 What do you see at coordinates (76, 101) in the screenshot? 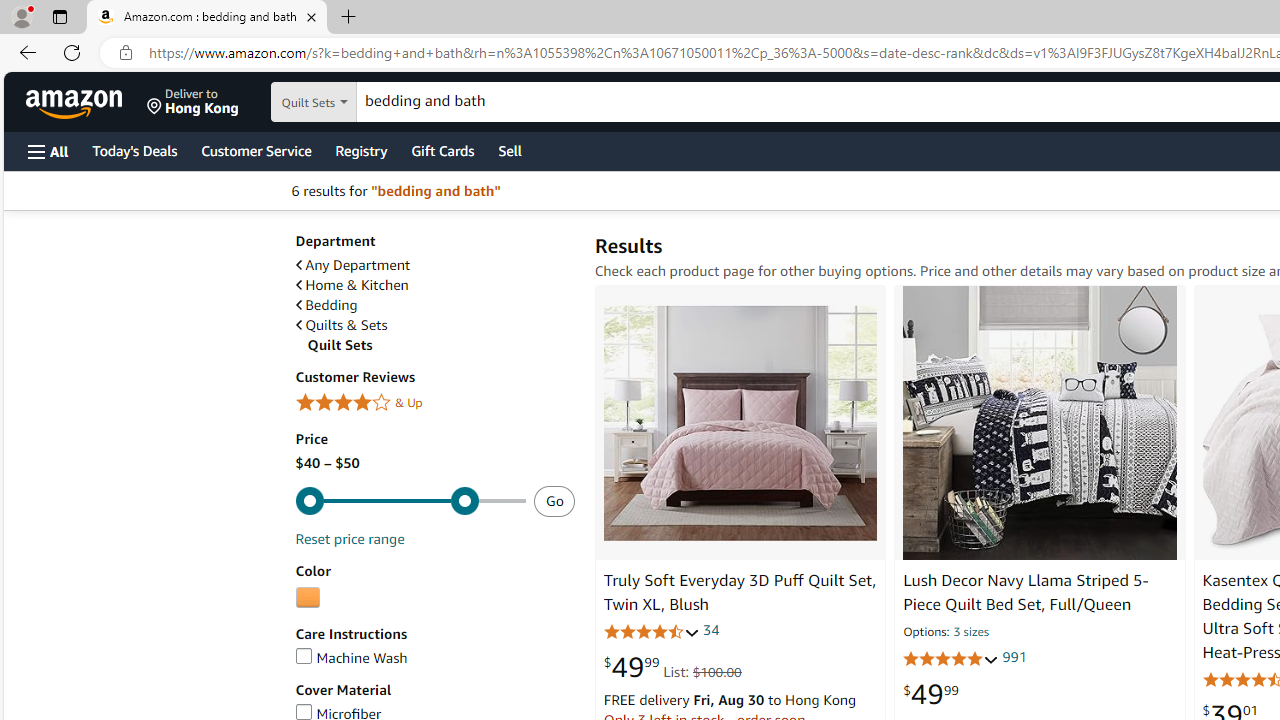
I see `'Amazon'` at bounding box center [76, 101].